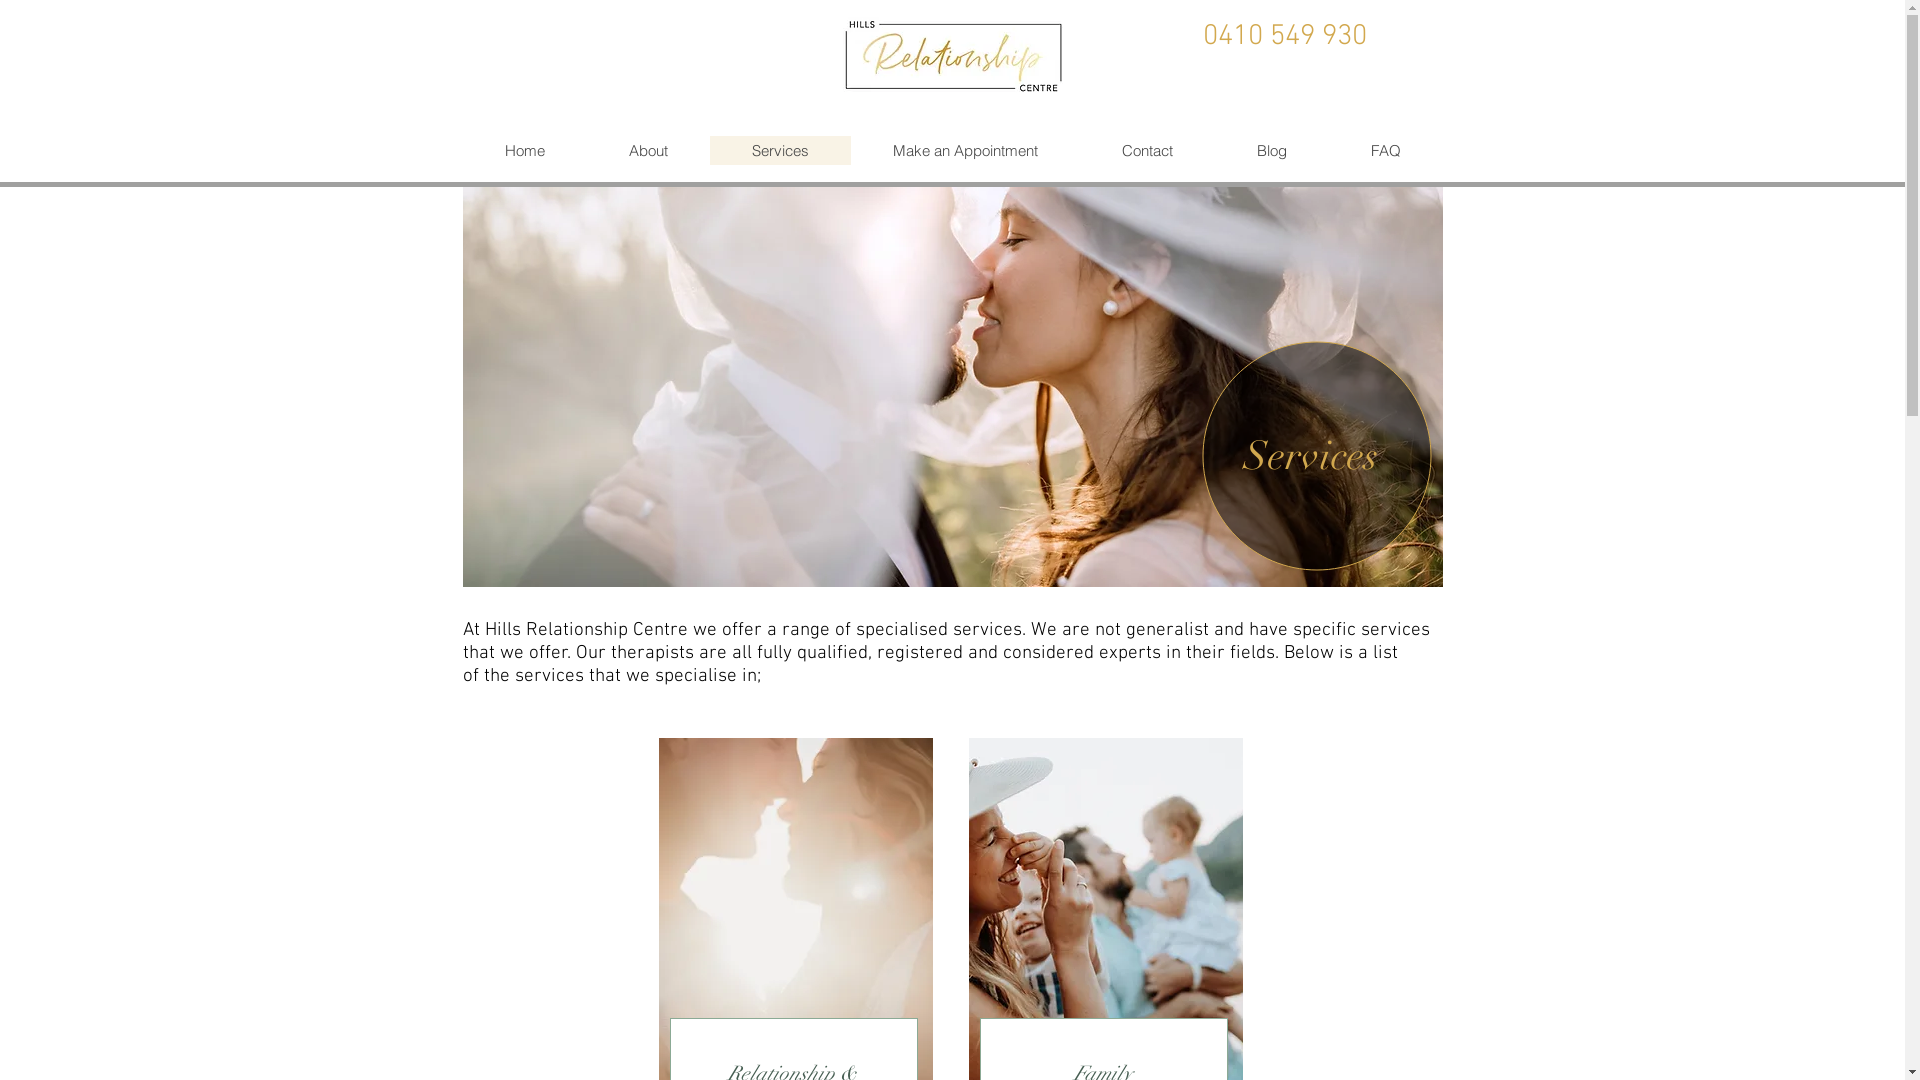 The height and width of the screenshot is (1080, 1920). Describe the element at coordinates (964, 149) in the screenshot. I see `'Make an Appointment'` at that location.